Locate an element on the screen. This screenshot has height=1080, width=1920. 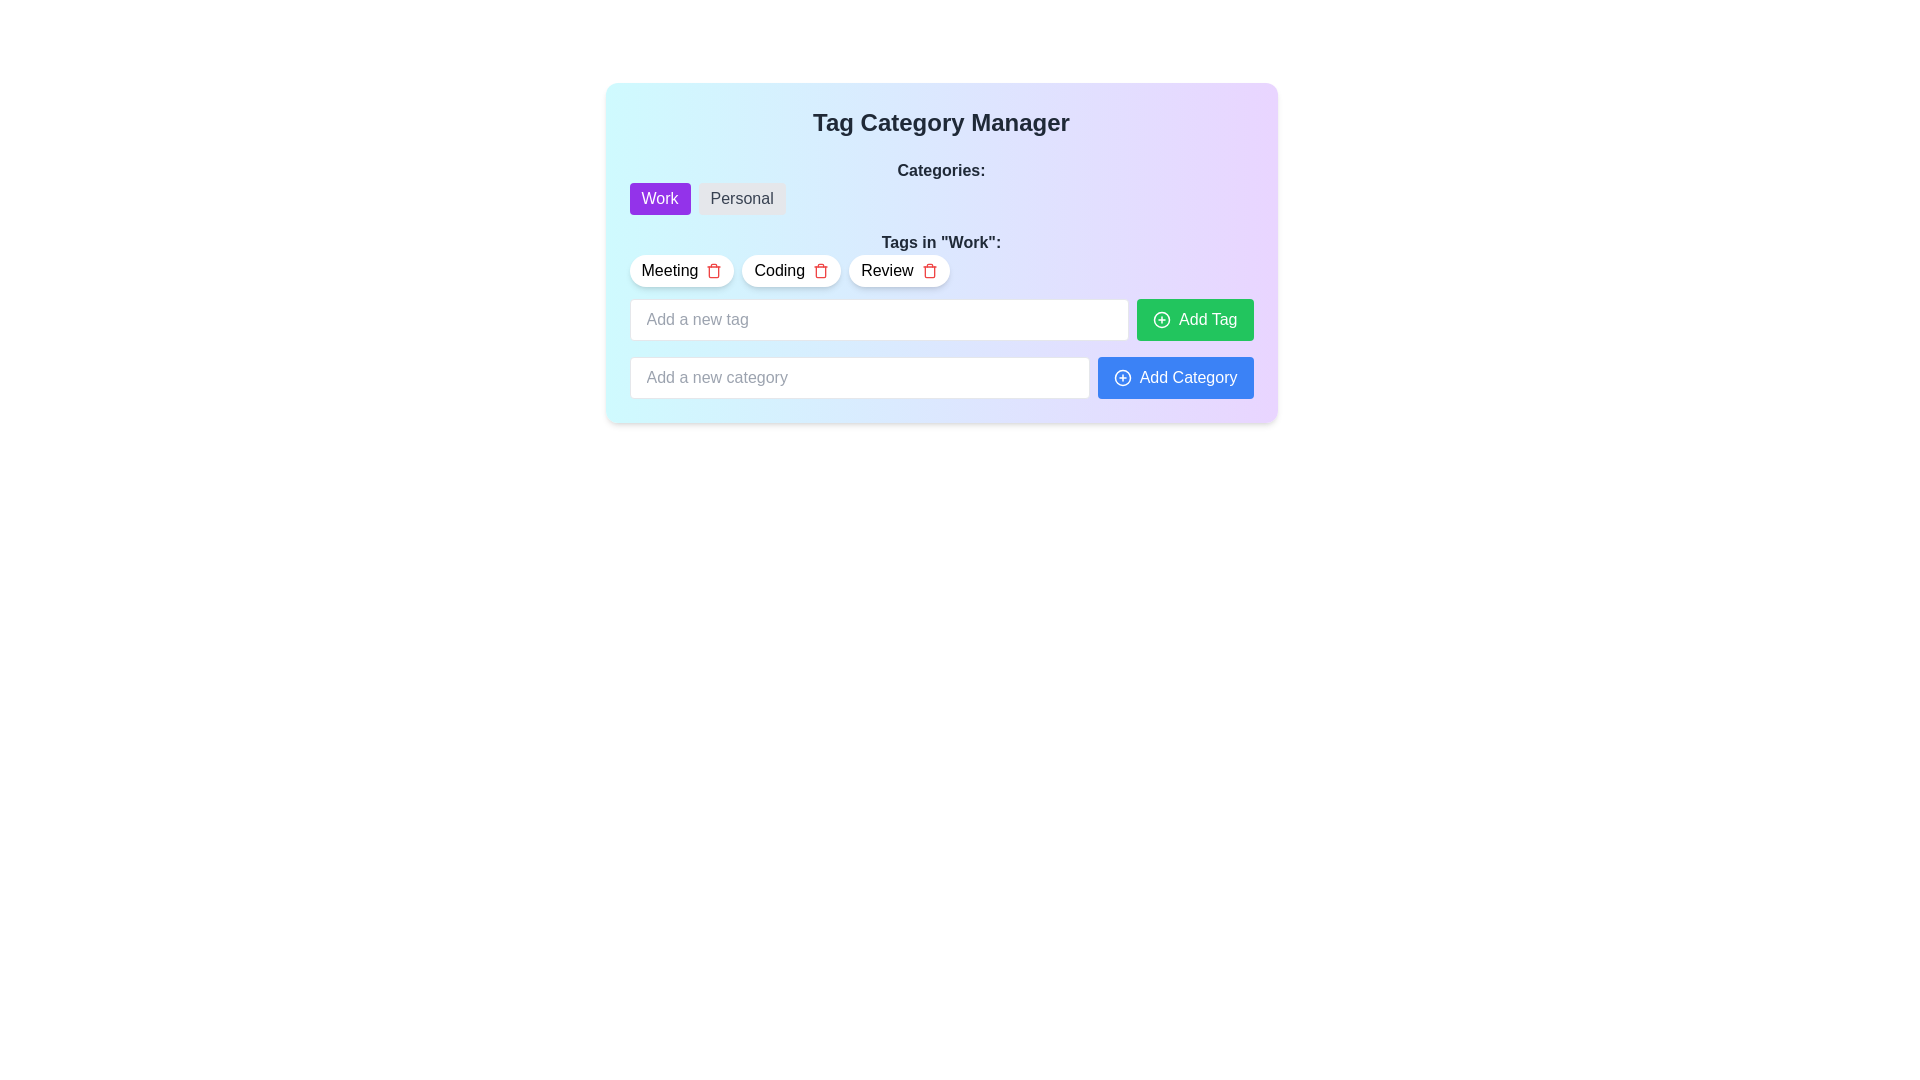
the circular '+' icon within the green 'Add Tag' button, positioned to the left of the text 'Add Tag.' is located at coordinates (1161, 319).